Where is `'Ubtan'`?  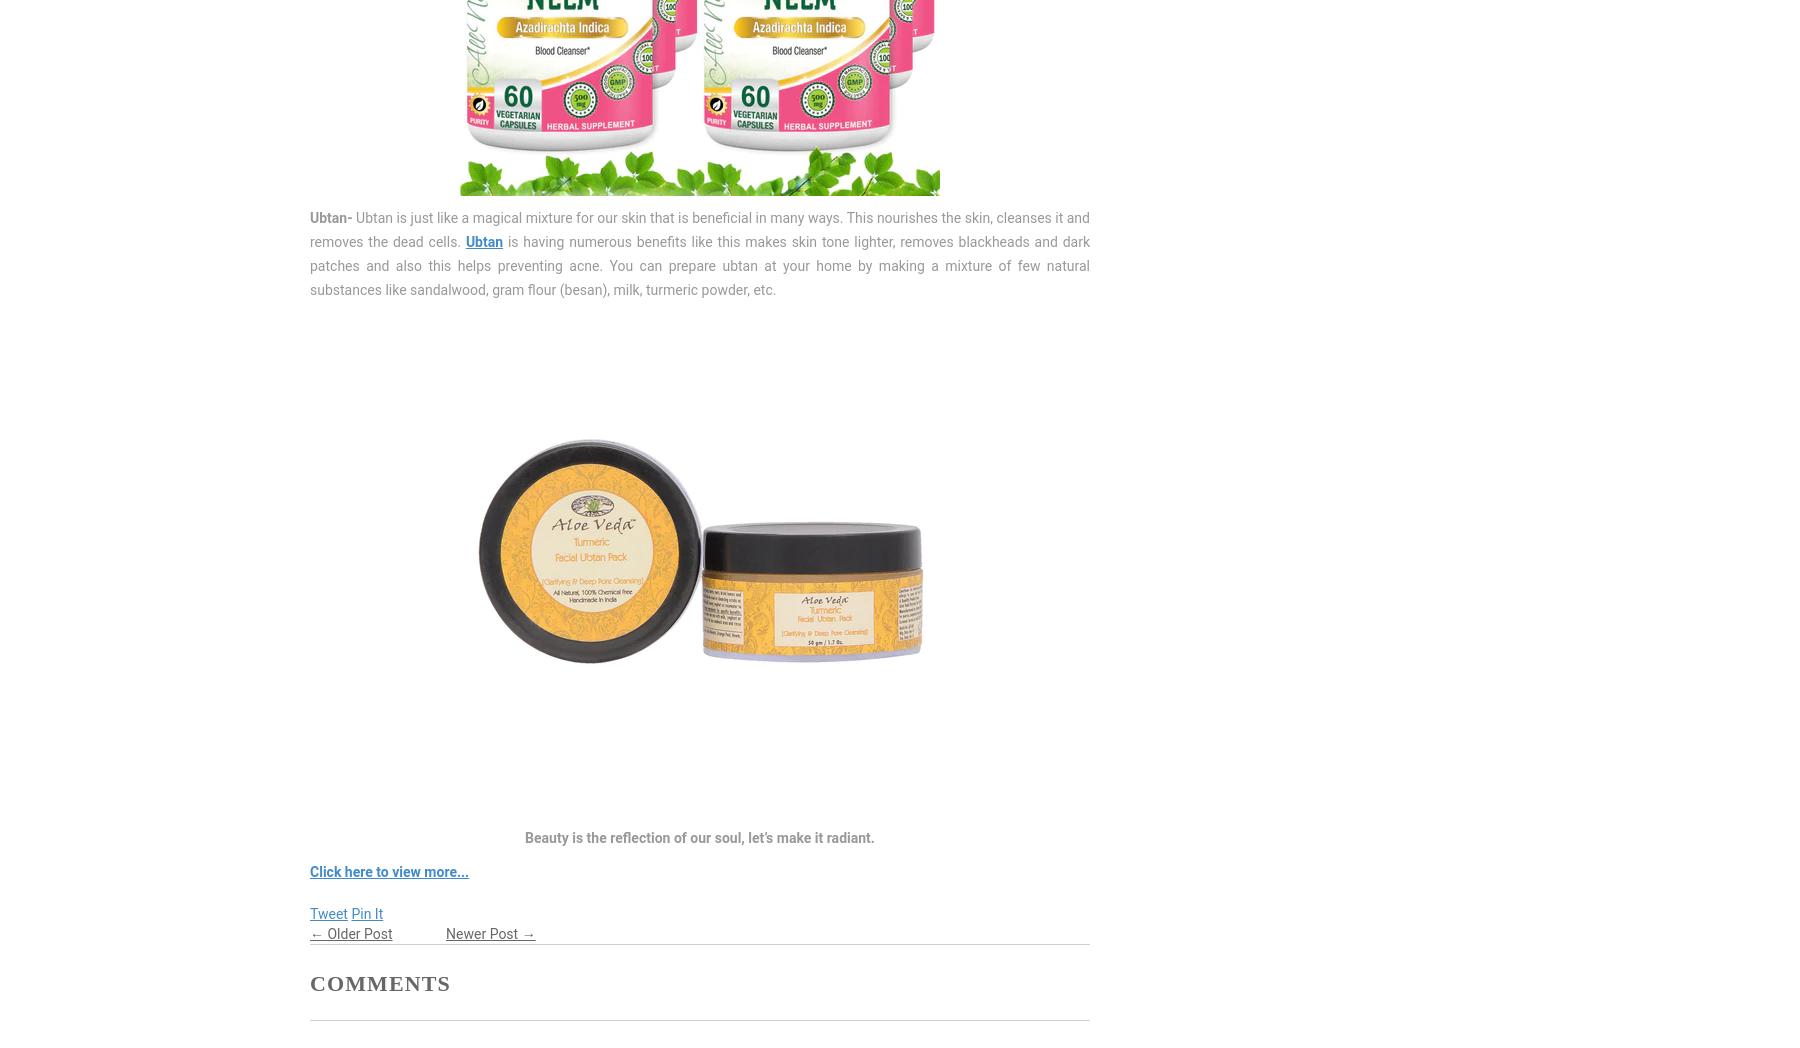 'Ubtan' is located at coordinates (463, 241).